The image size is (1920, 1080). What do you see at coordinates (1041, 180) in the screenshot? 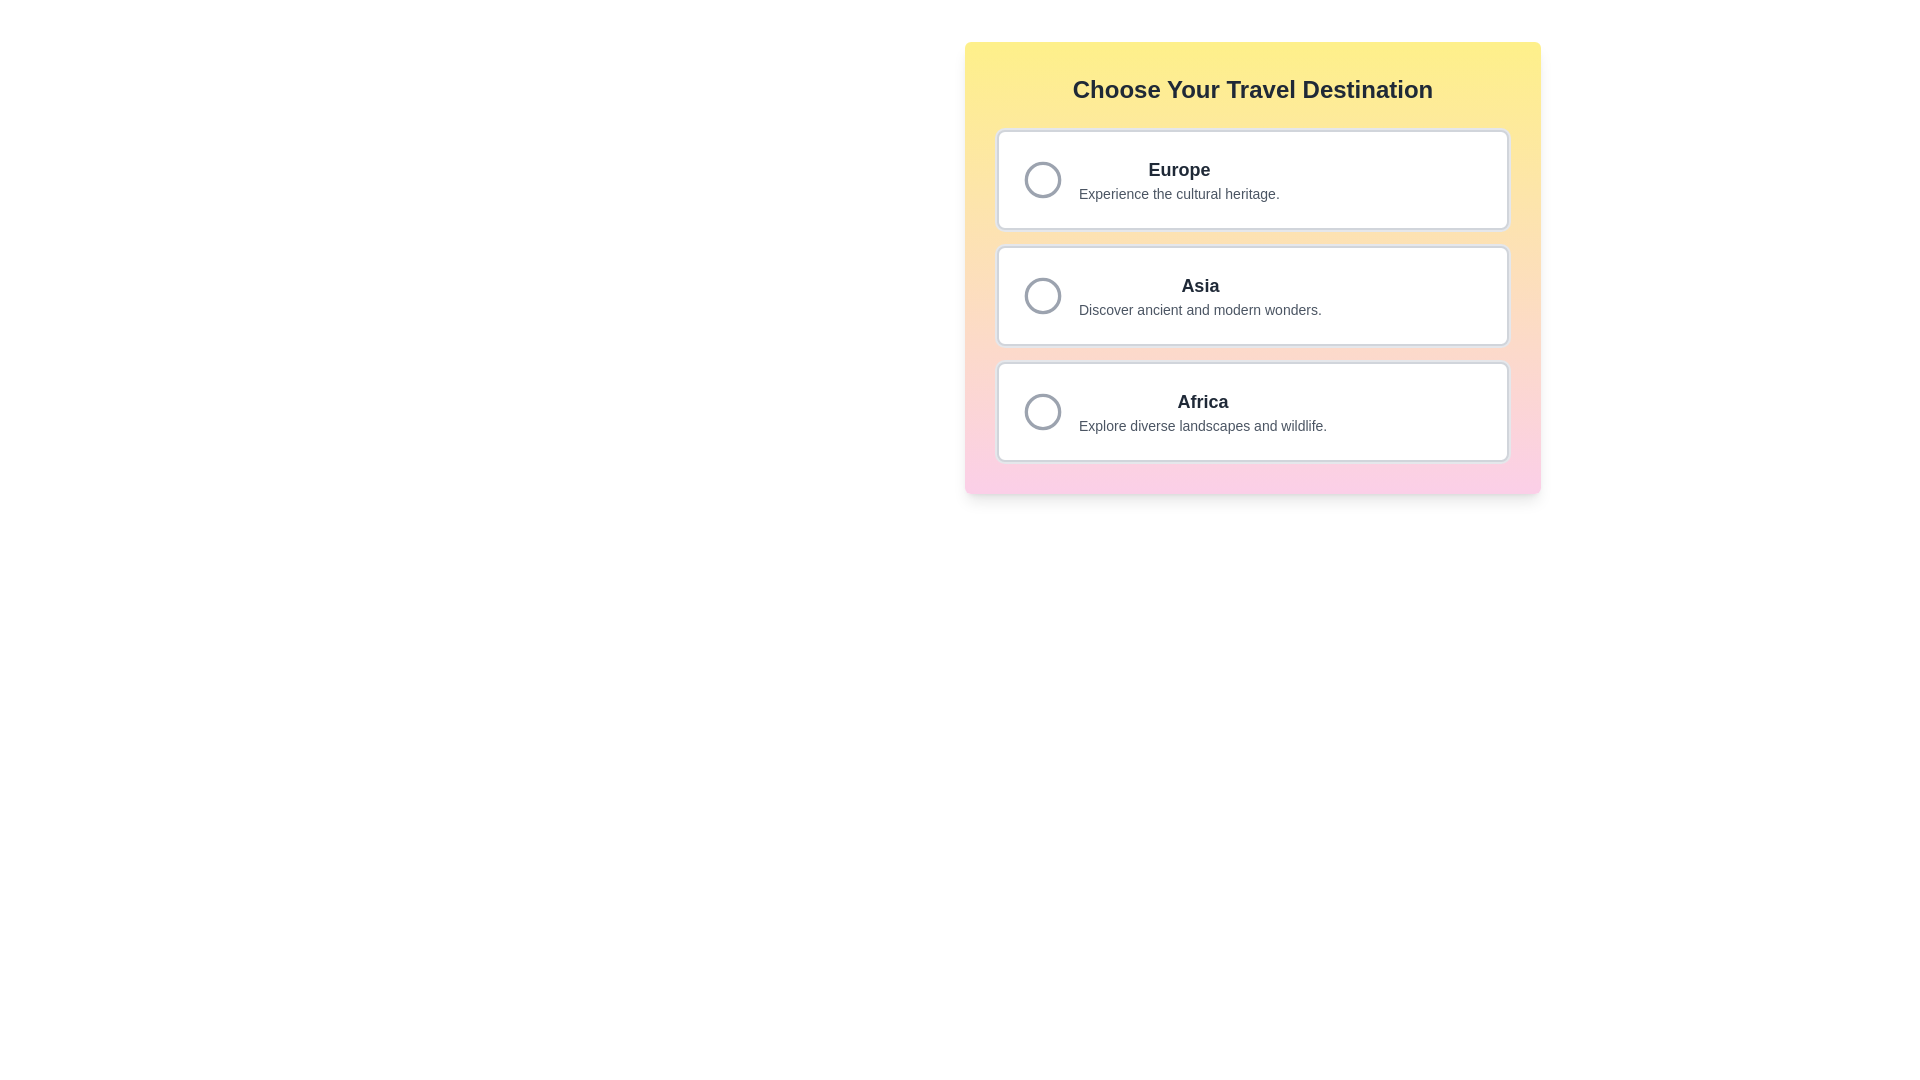
I see `the circular radio button for the 'Europe' travel destination option` at bounding box center [1041, 180].